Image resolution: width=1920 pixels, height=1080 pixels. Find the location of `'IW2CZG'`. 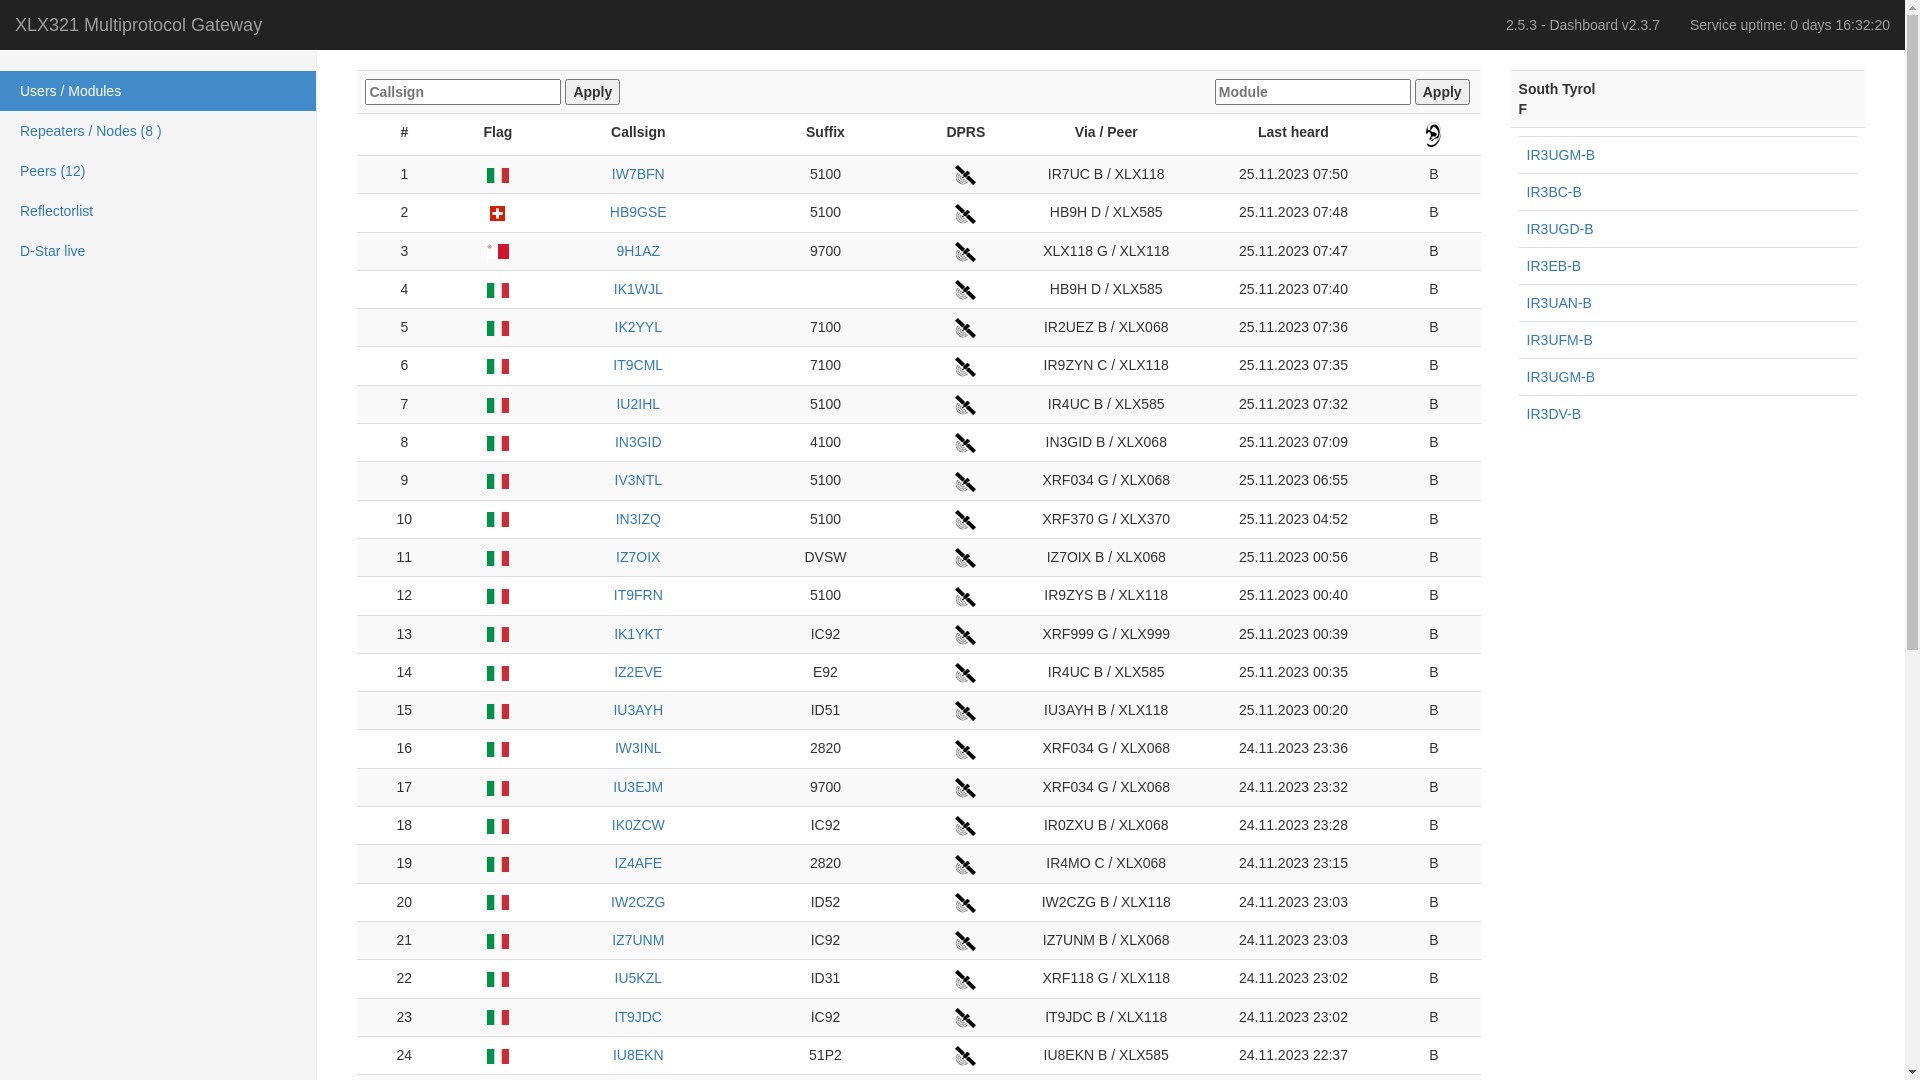

'IW2CZG' is located at coordinates (637, 902).